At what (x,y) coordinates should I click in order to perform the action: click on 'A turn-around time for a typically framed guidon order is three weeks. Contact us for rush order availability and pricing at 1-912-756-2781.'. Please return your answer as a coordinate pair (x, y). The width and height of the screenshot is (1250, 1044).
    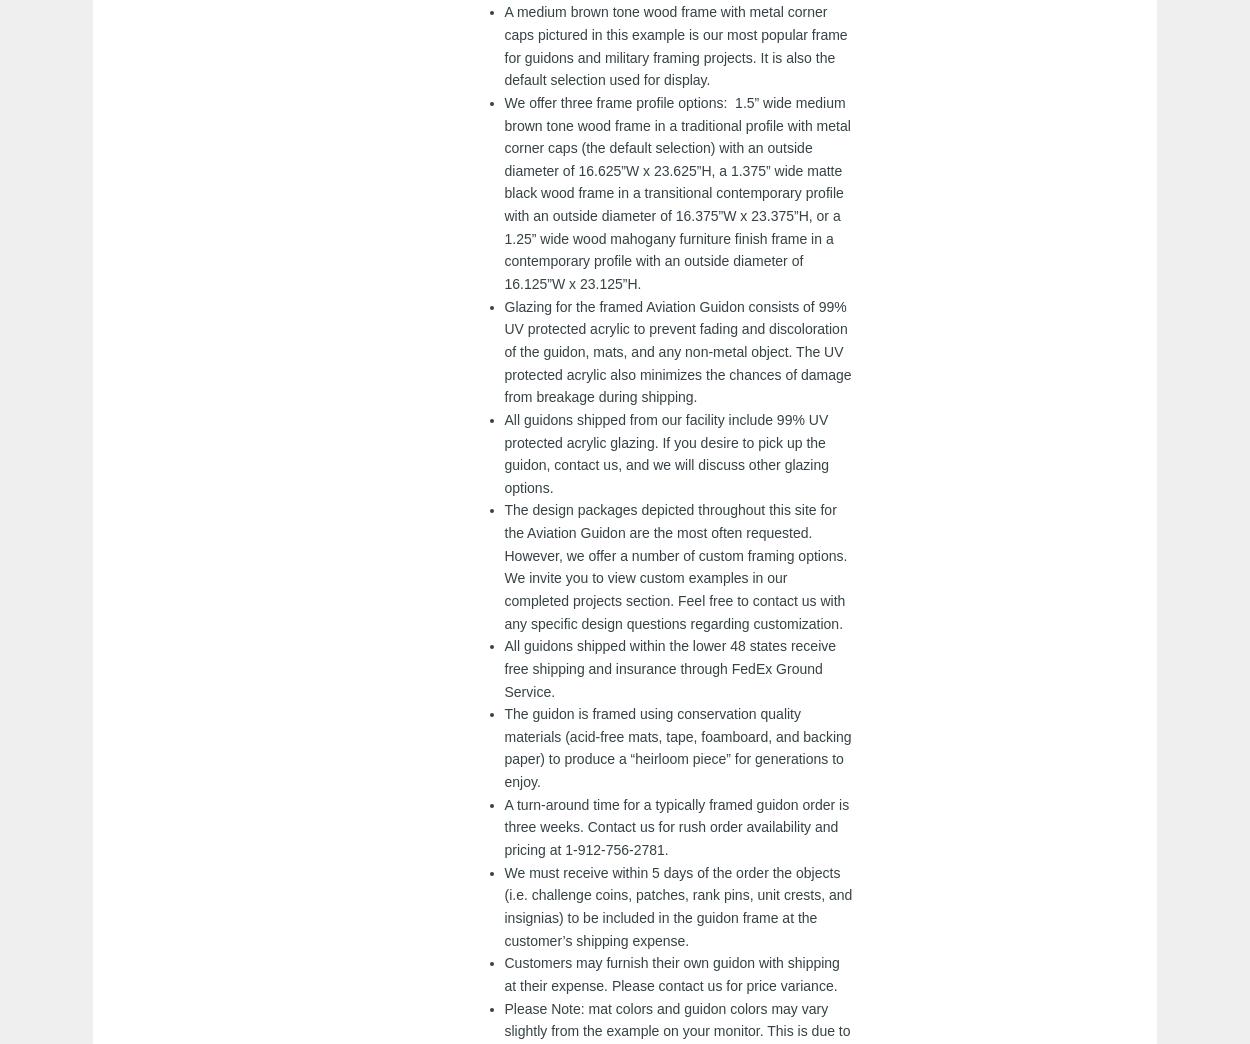
    Looking at the image, I should click on (676, 825).